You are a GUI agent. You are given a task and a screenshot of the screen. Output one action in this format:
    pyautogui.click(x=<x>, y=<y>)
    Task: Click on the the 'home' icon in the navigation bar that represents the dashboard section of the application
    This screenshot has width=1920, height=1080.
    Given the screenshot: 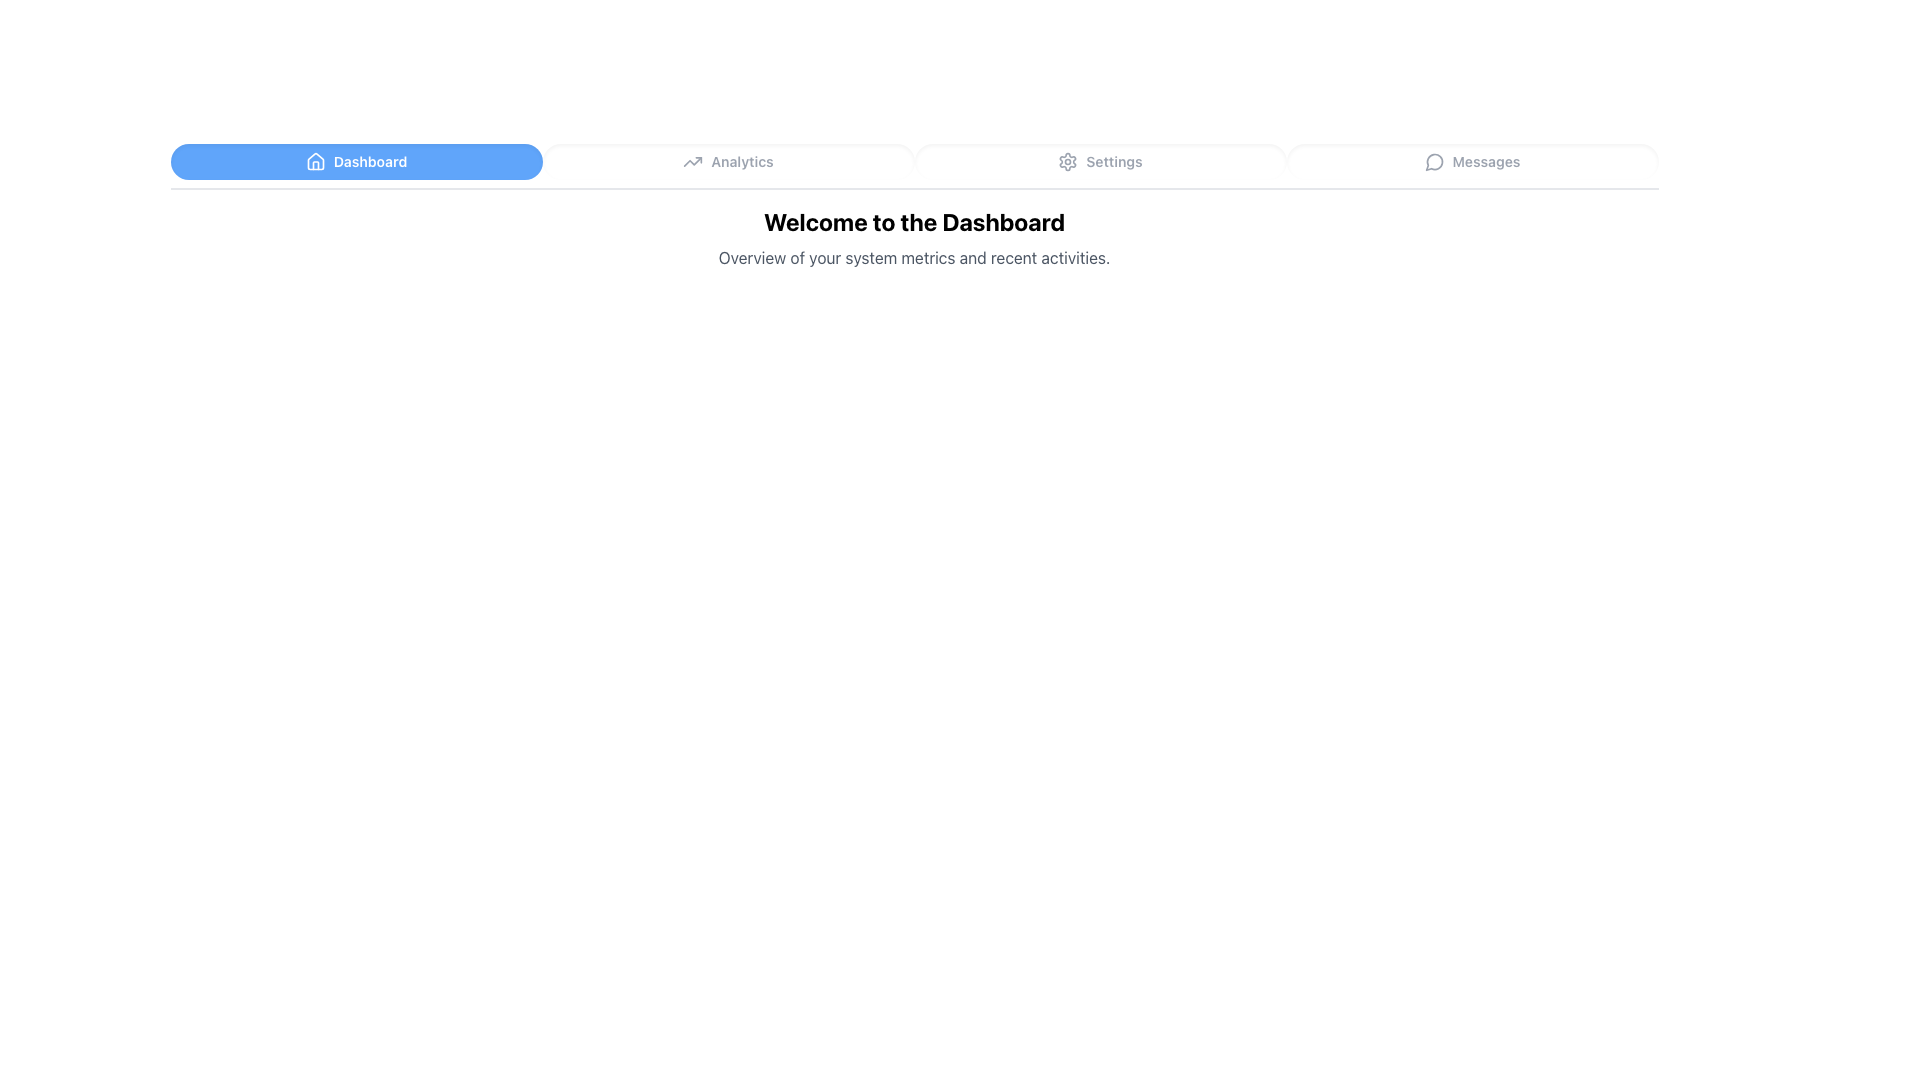 What is the action you would take?
    pyautogui.click(x=314, y=160)
    